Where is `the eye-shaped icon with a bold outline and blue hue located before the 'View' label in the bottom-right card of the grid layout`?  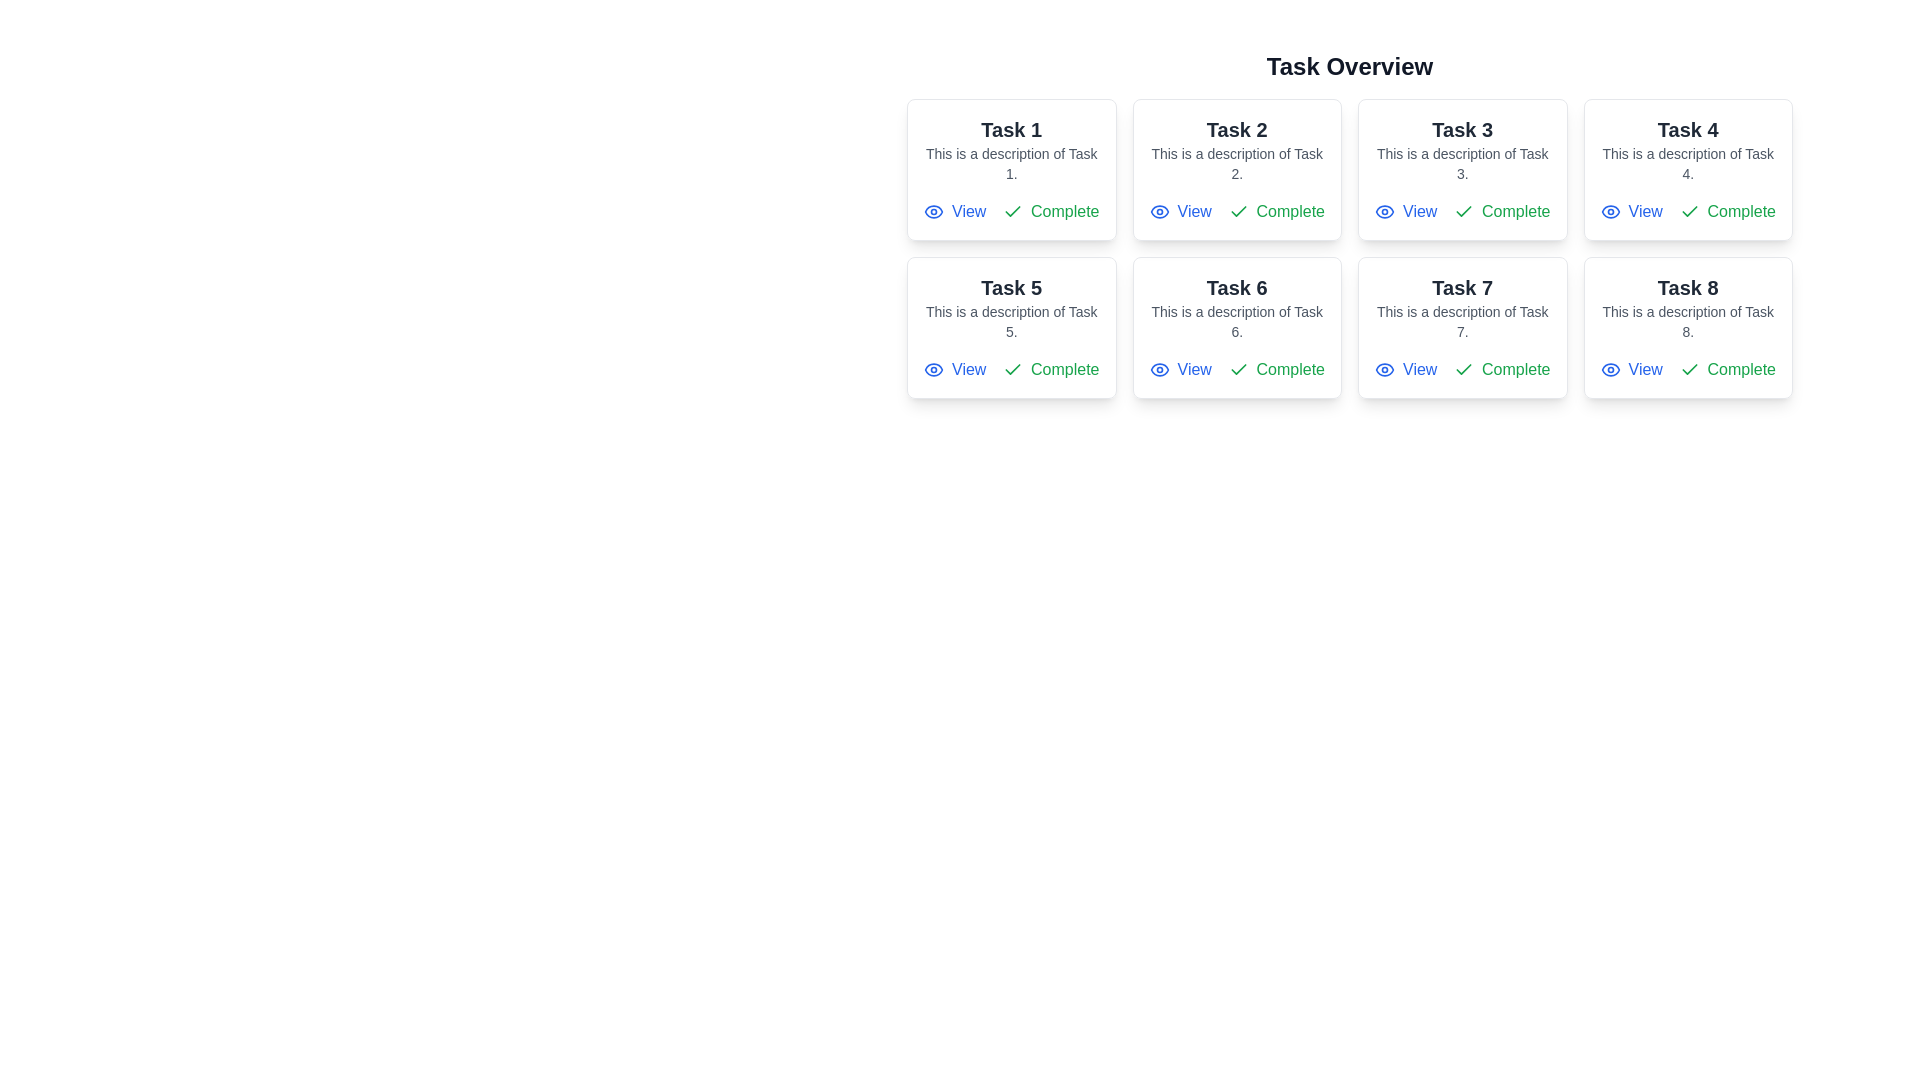
the eye-shaped icon with a bold outline and blue hue located before the 'View' label in the bottom-right card of the grid layout is located at coordinates (1610, 370).